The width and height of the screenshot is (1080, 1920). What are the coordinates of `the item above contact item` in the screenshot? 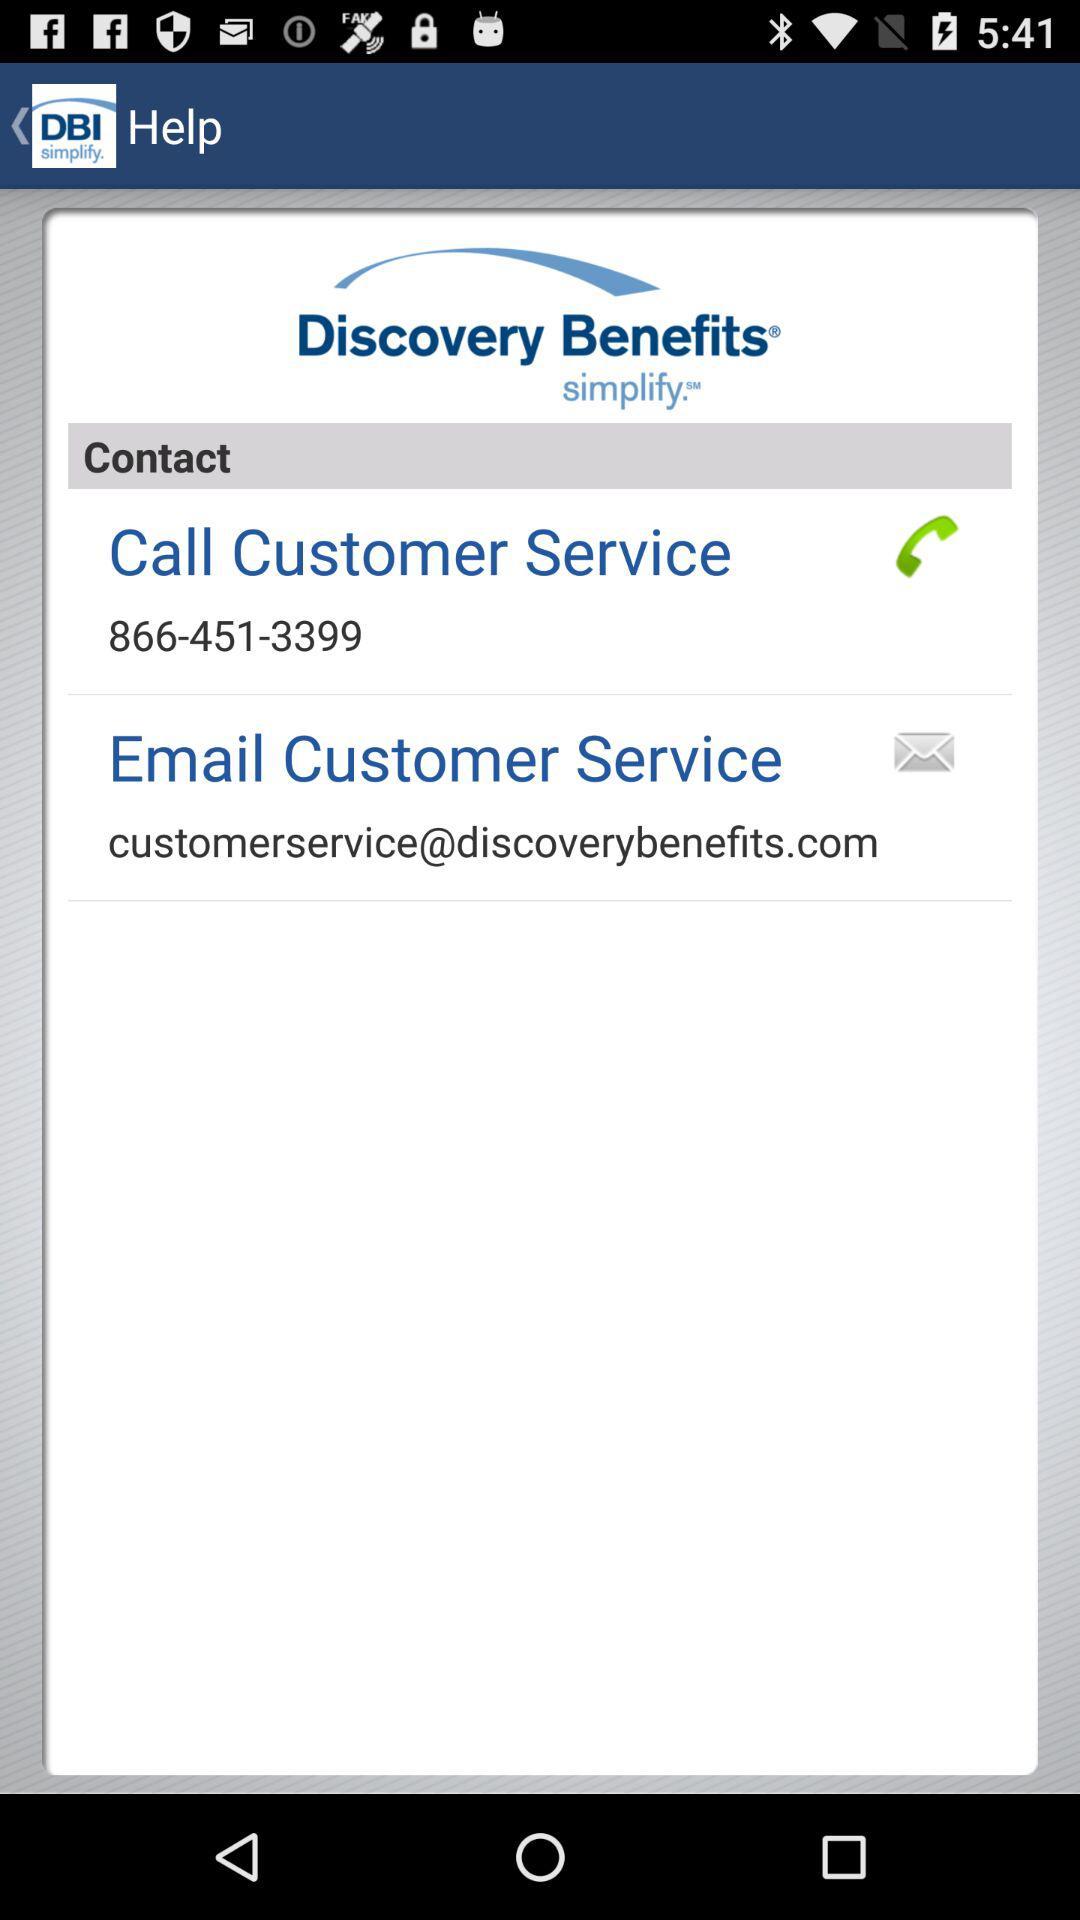 It's located at (540, 328).